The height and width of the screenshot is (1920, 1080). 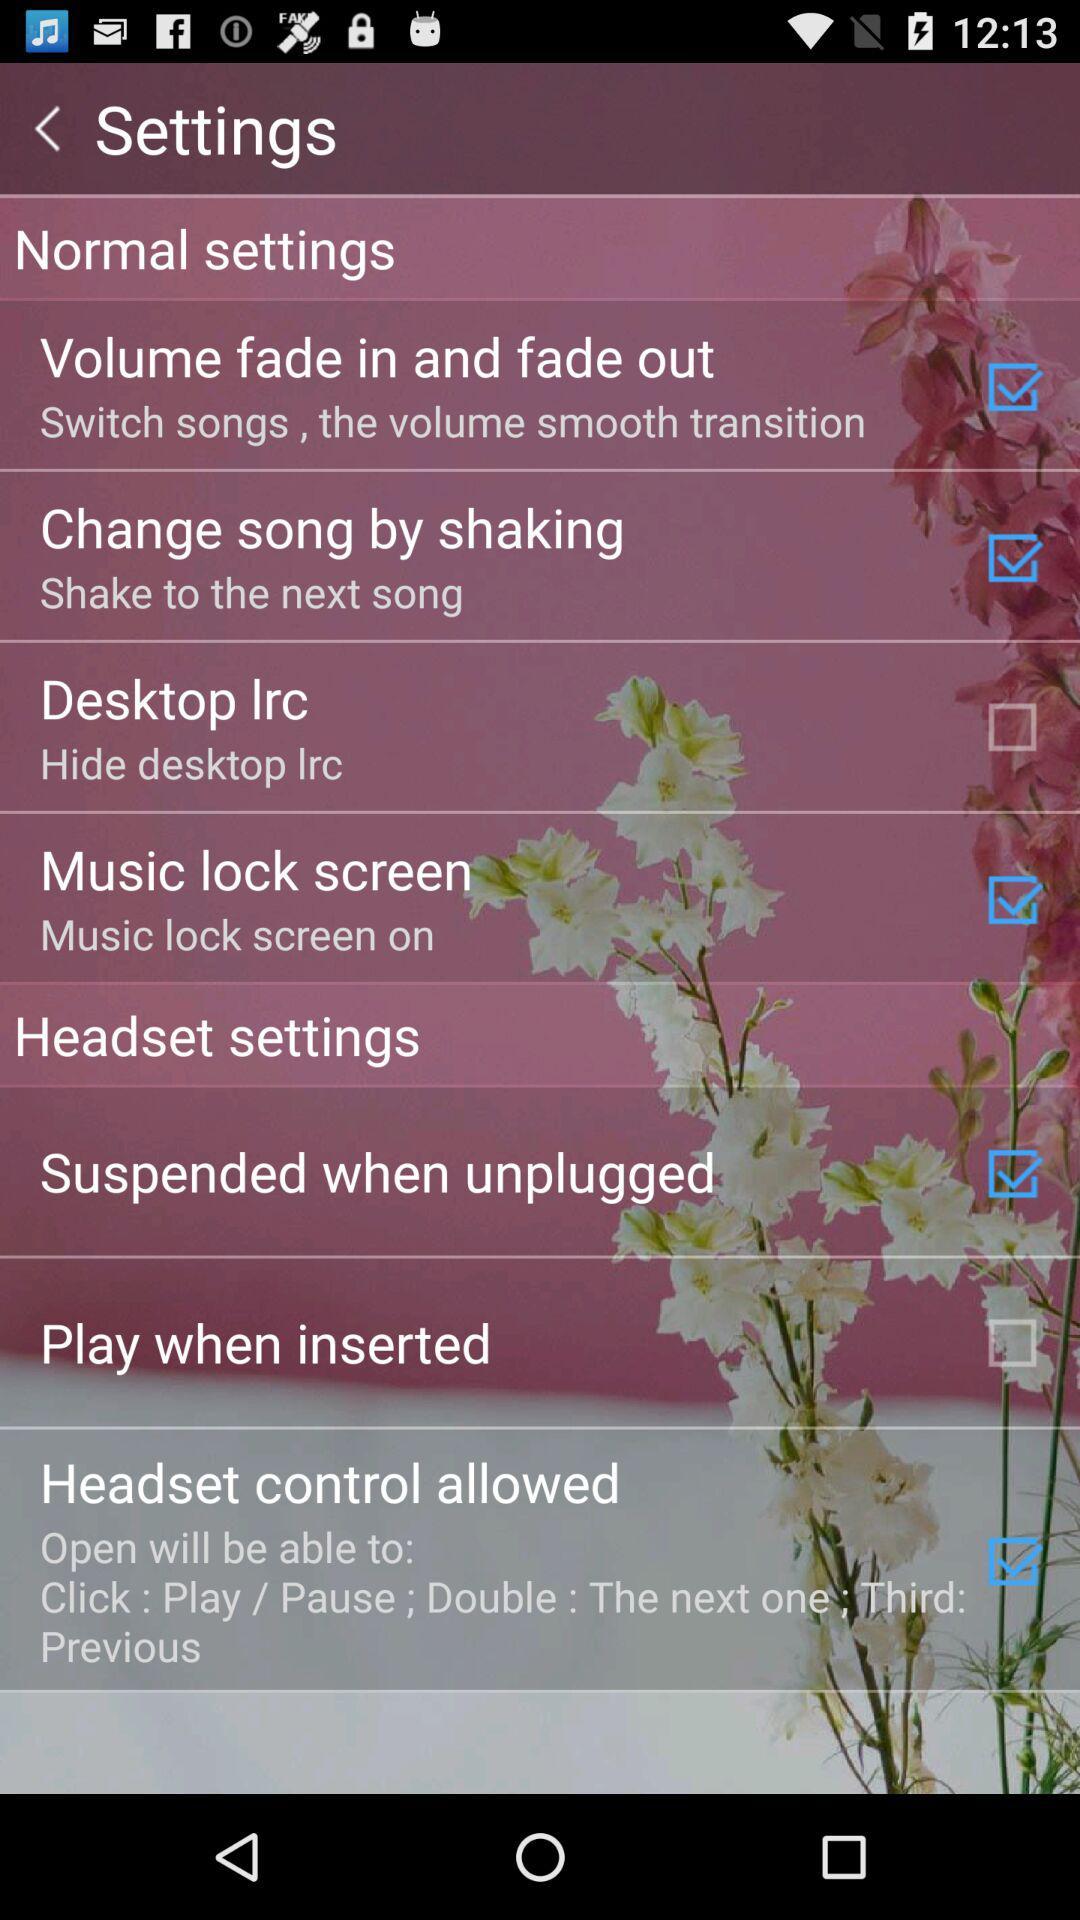 What do you see at coordinates (377, 355) in the screenshot?
I see `volume fade in item` at bounding box center [377, 355].